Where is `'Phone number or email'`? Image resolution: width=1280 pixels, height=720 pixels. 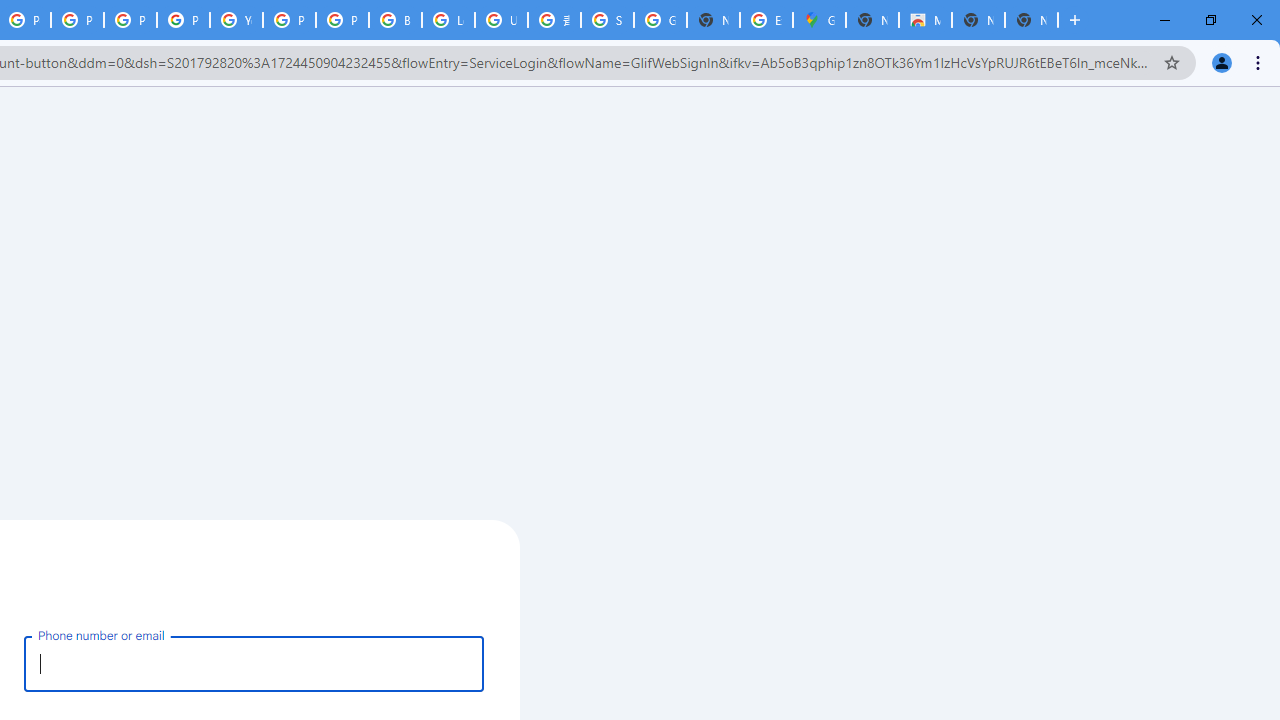 'Phone number or email' is located at coordinates (253, 663).